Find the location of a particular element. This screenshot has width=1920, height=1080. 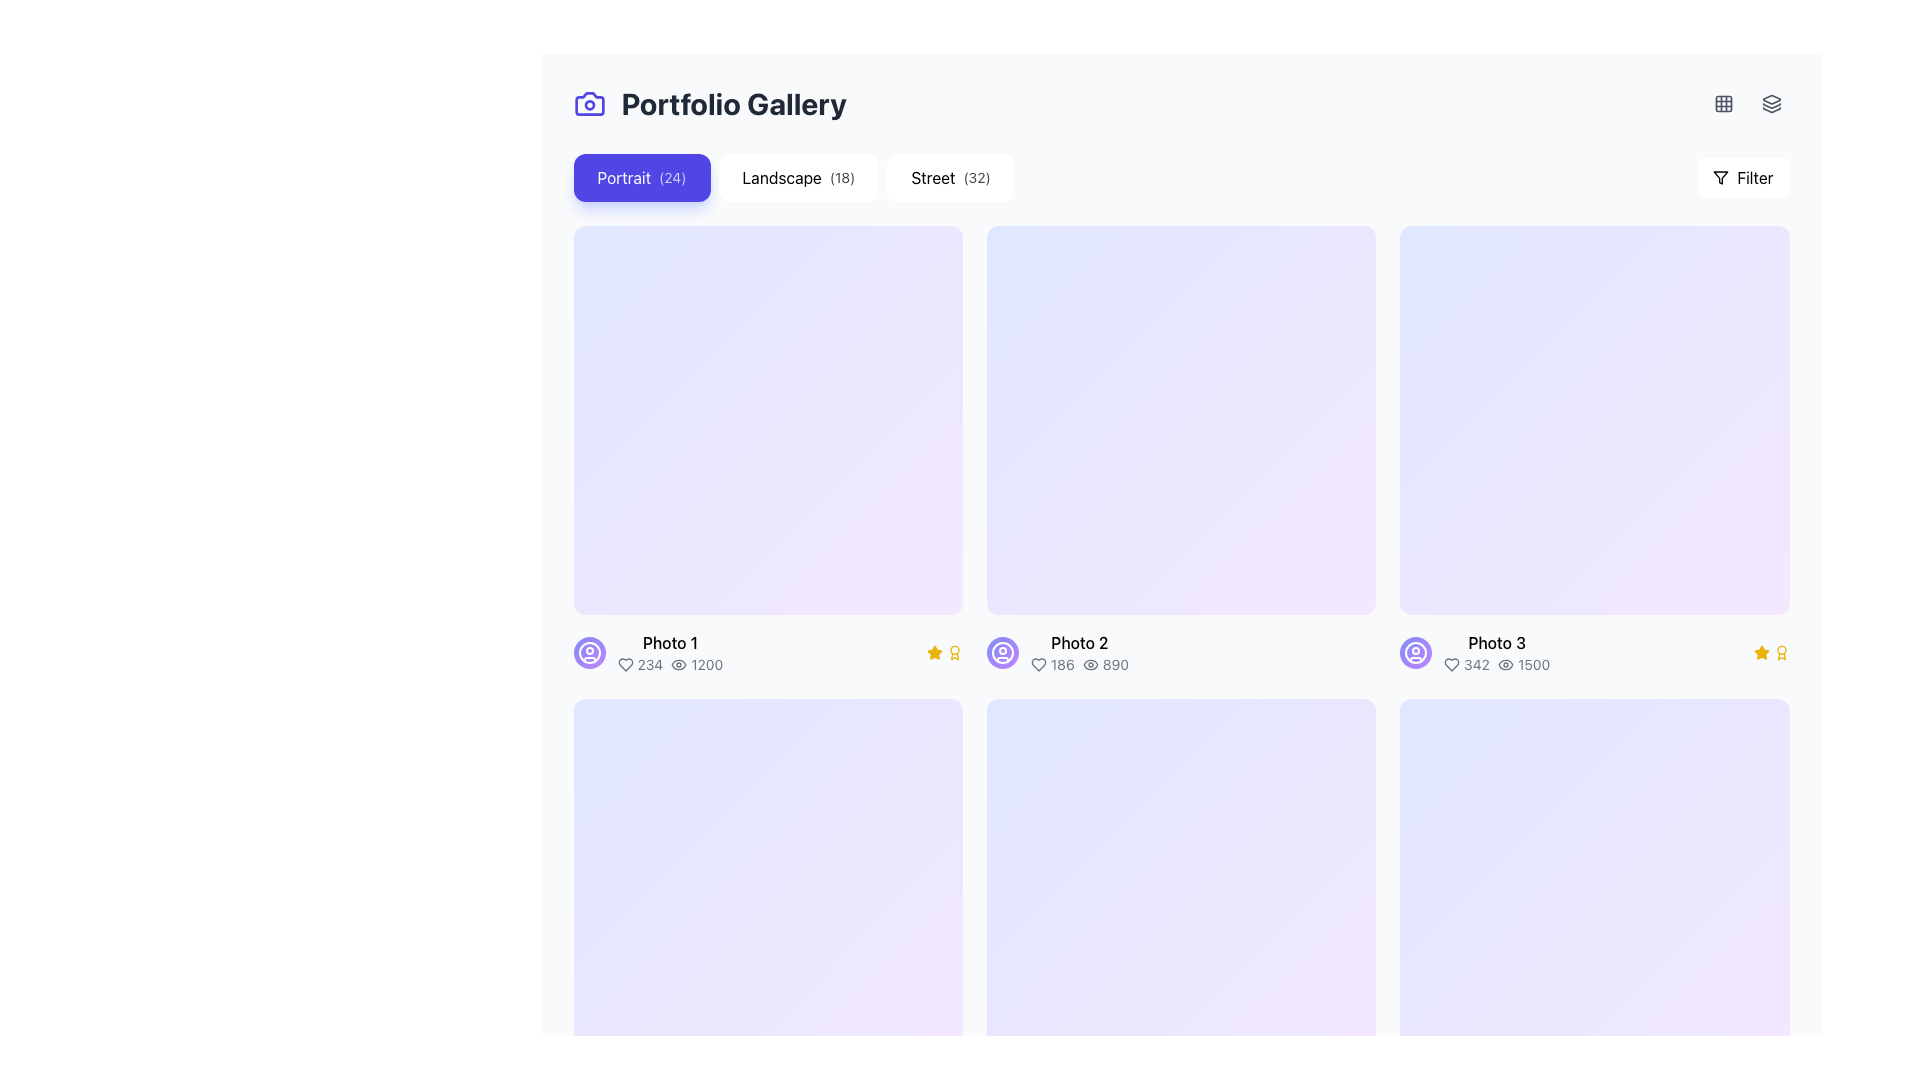

the label representing an individual portfolio item located in the lower-right area of the display grid, which contains title and summary information including likes and views is located at coordinates (1475, 653).